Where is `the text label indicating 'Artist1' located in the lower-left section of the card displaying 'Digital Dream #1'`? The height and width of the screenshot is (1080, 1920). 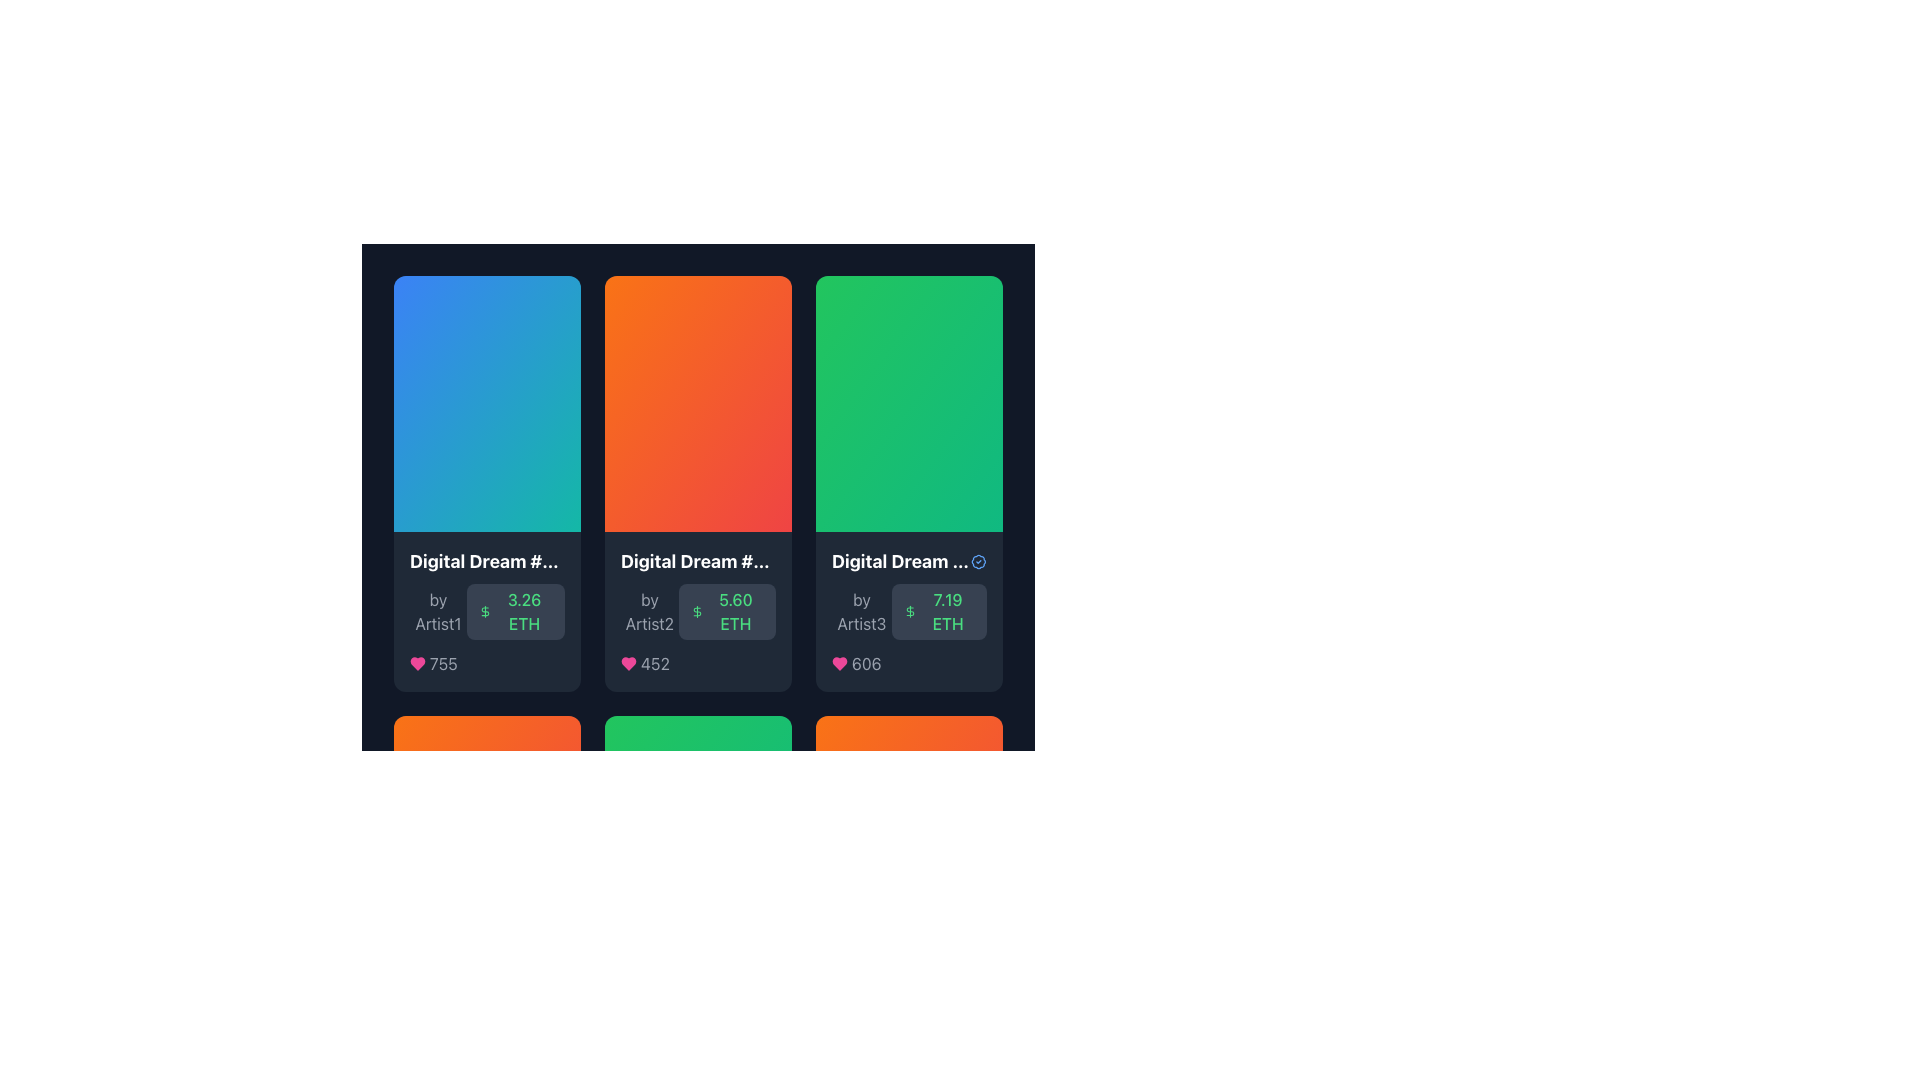
the text label indicating 'Artist1' located in the lower-left section of the card displaying 'Digital Dream #1' is located at coordinates (437, 611).